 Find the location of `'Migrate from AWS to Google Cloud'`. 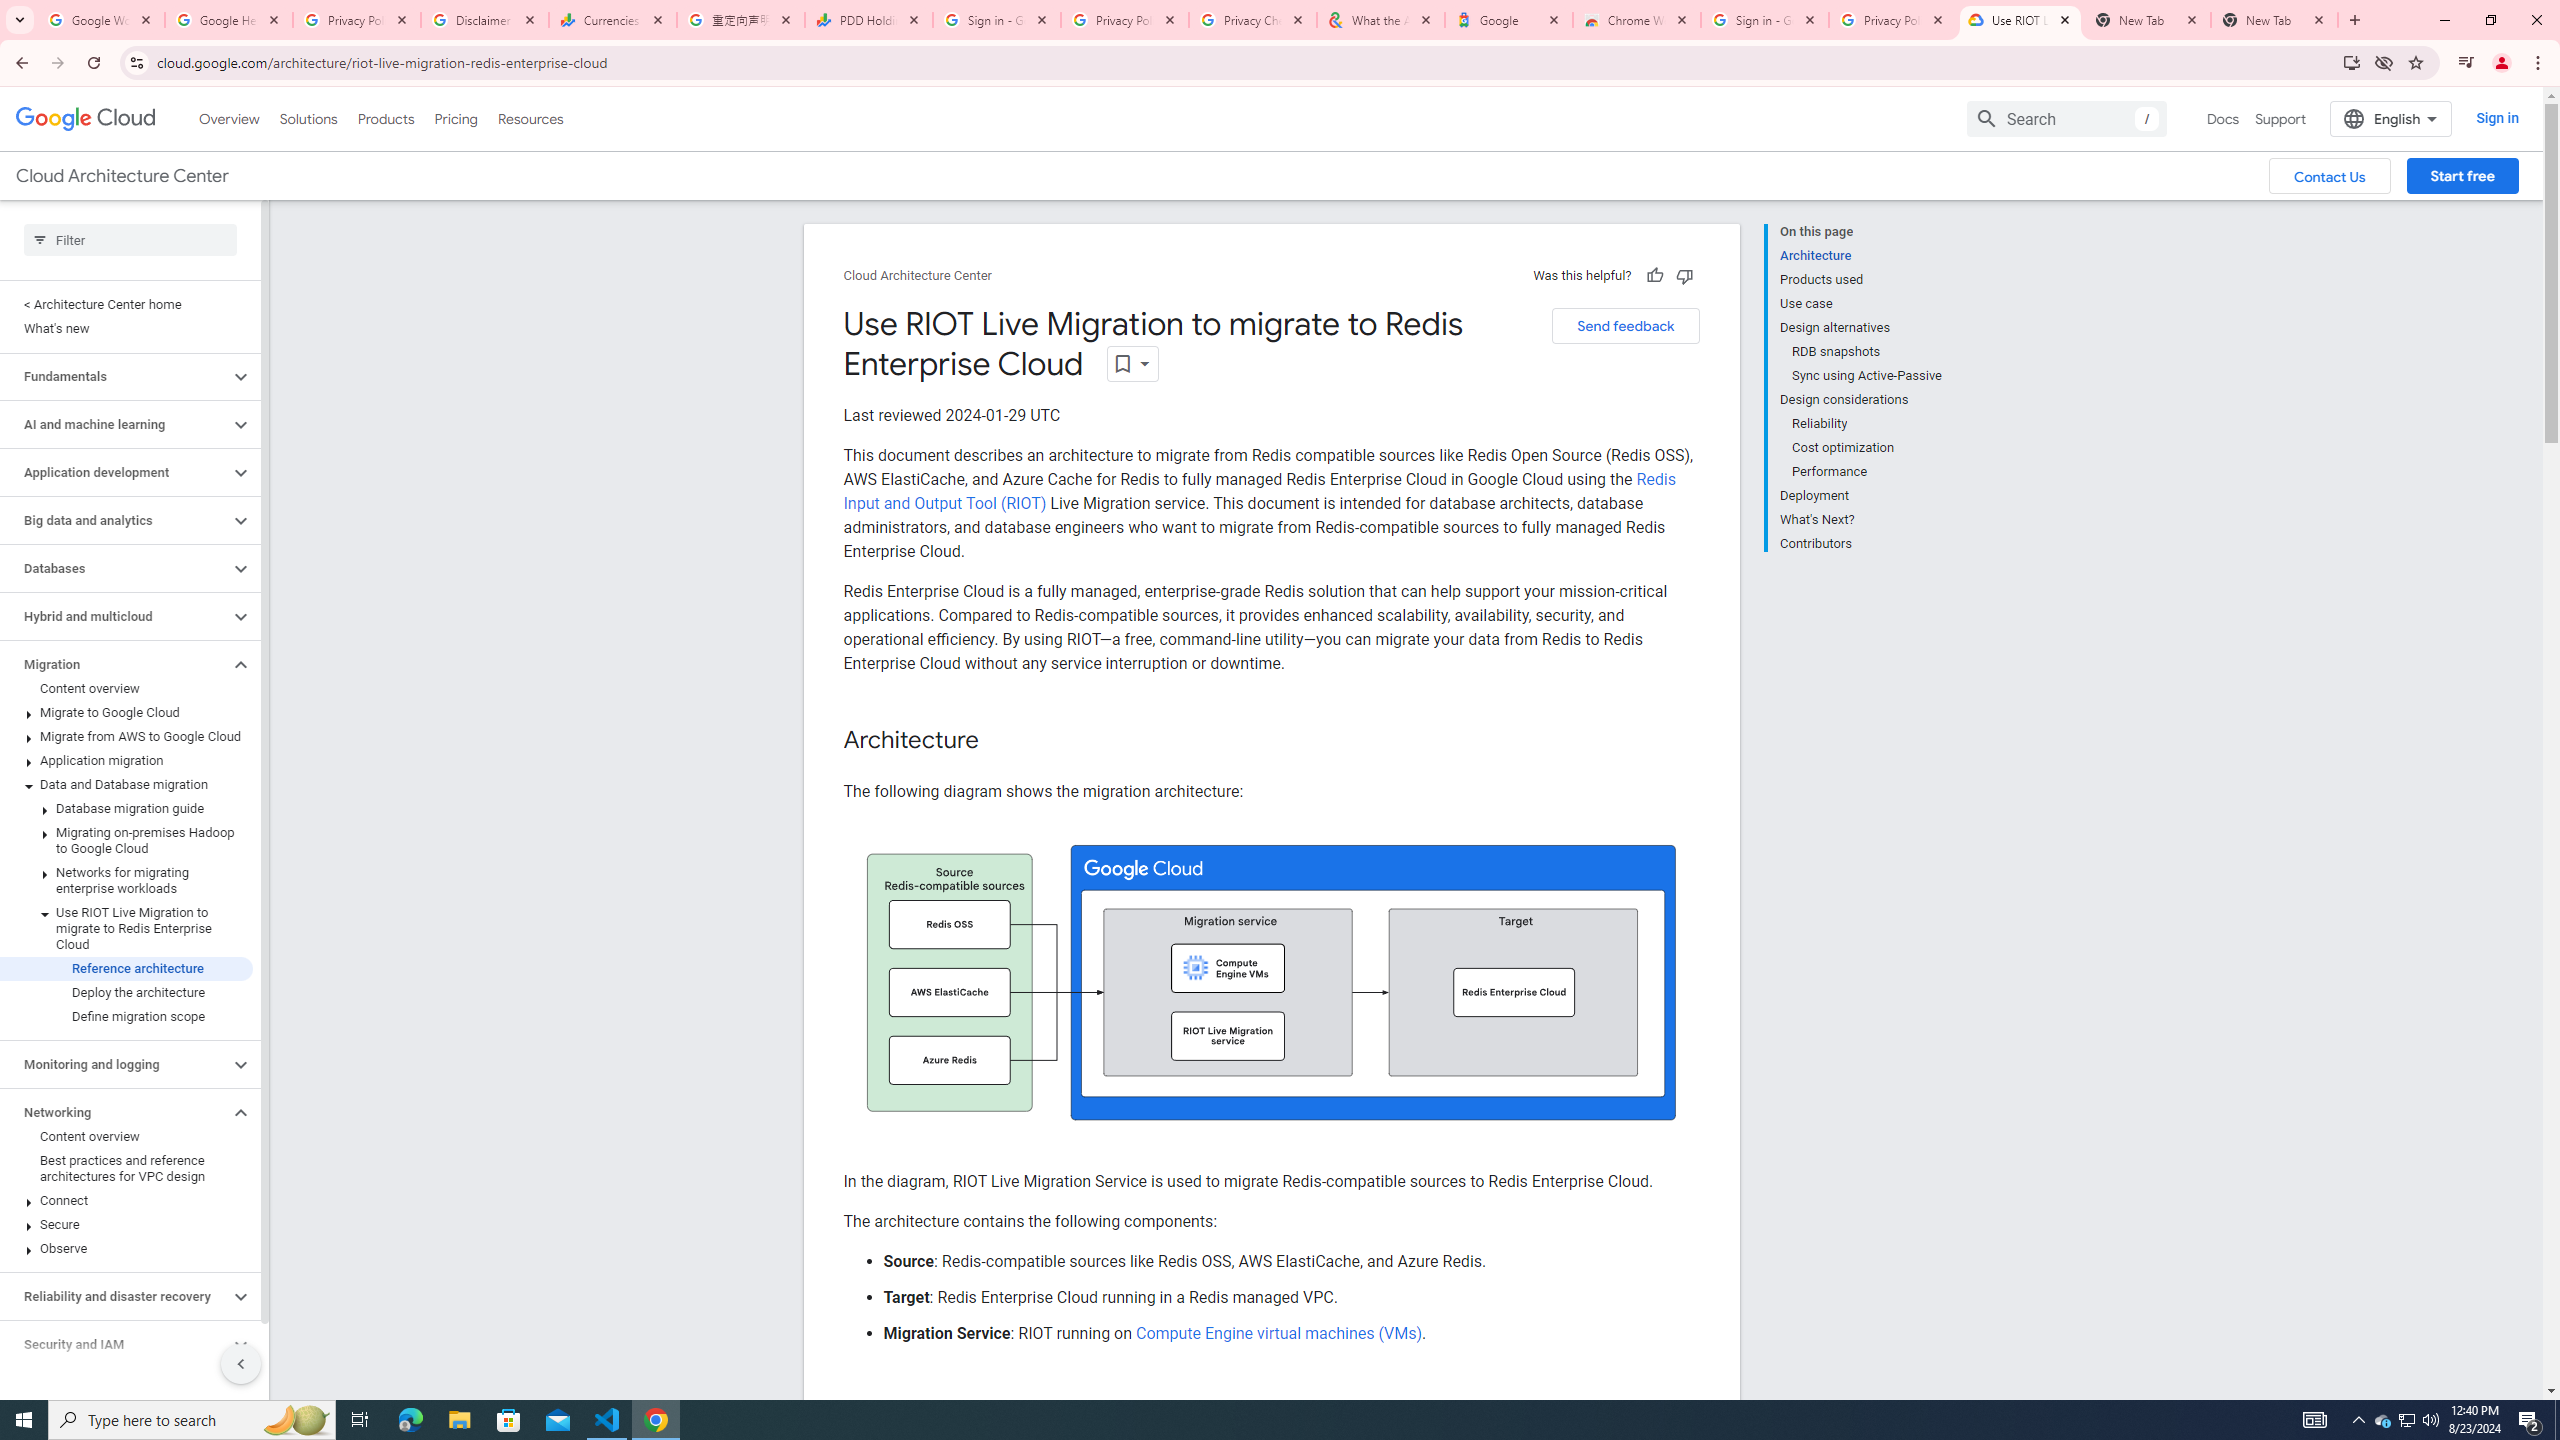

'Migrate from AWS to Google Cloud' is located at coordinates (126, 735).